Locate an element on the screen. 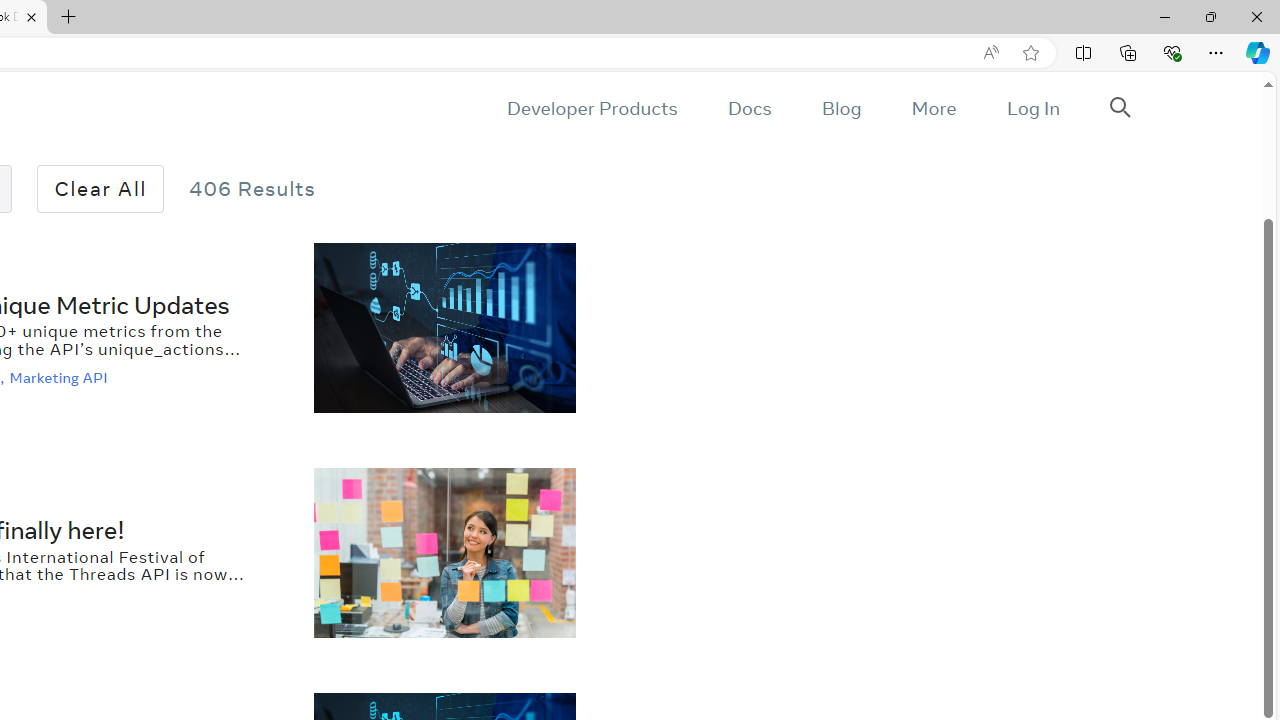  'Browser essentials' is located at coordinates (1171, 51).